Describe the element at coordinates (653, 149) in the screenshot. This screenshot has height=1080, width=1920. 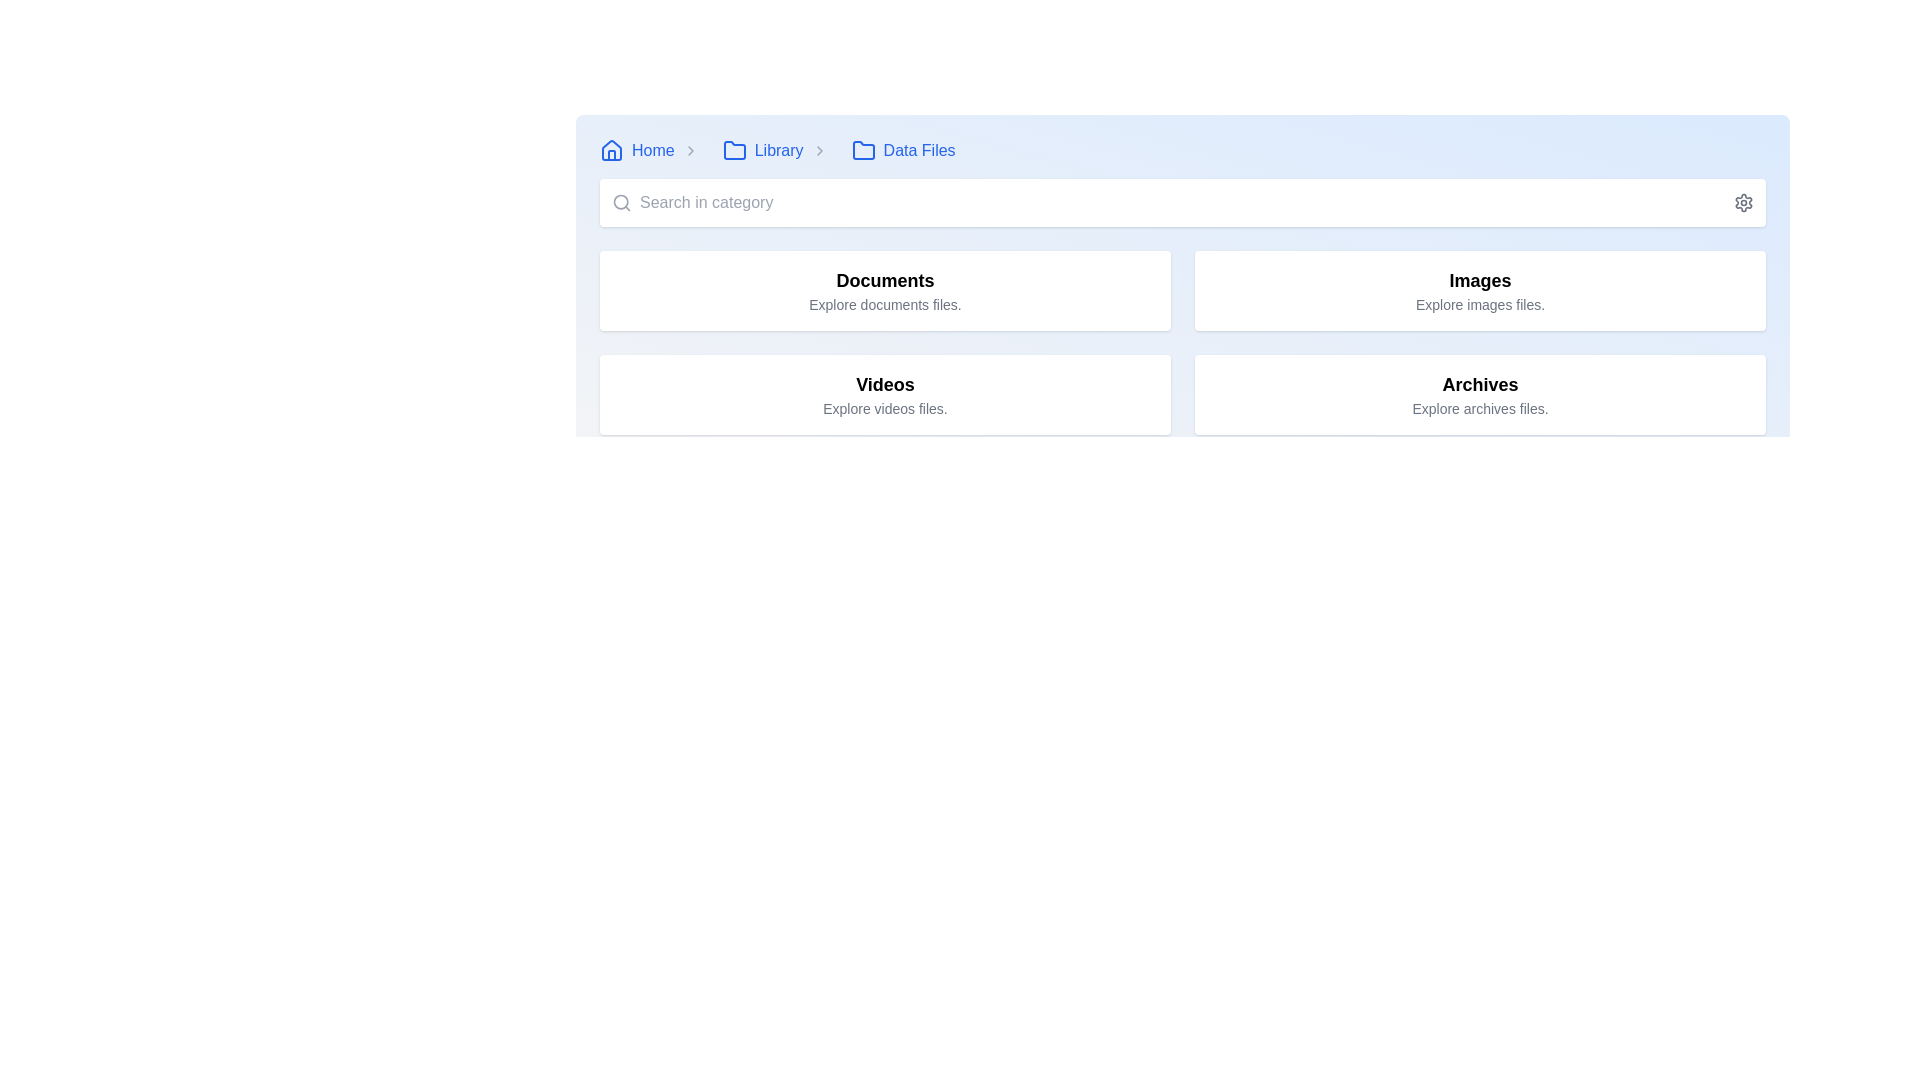
I see `the 'Home' breadcrumb navigation item to return to the root level of the navigation` at that location.